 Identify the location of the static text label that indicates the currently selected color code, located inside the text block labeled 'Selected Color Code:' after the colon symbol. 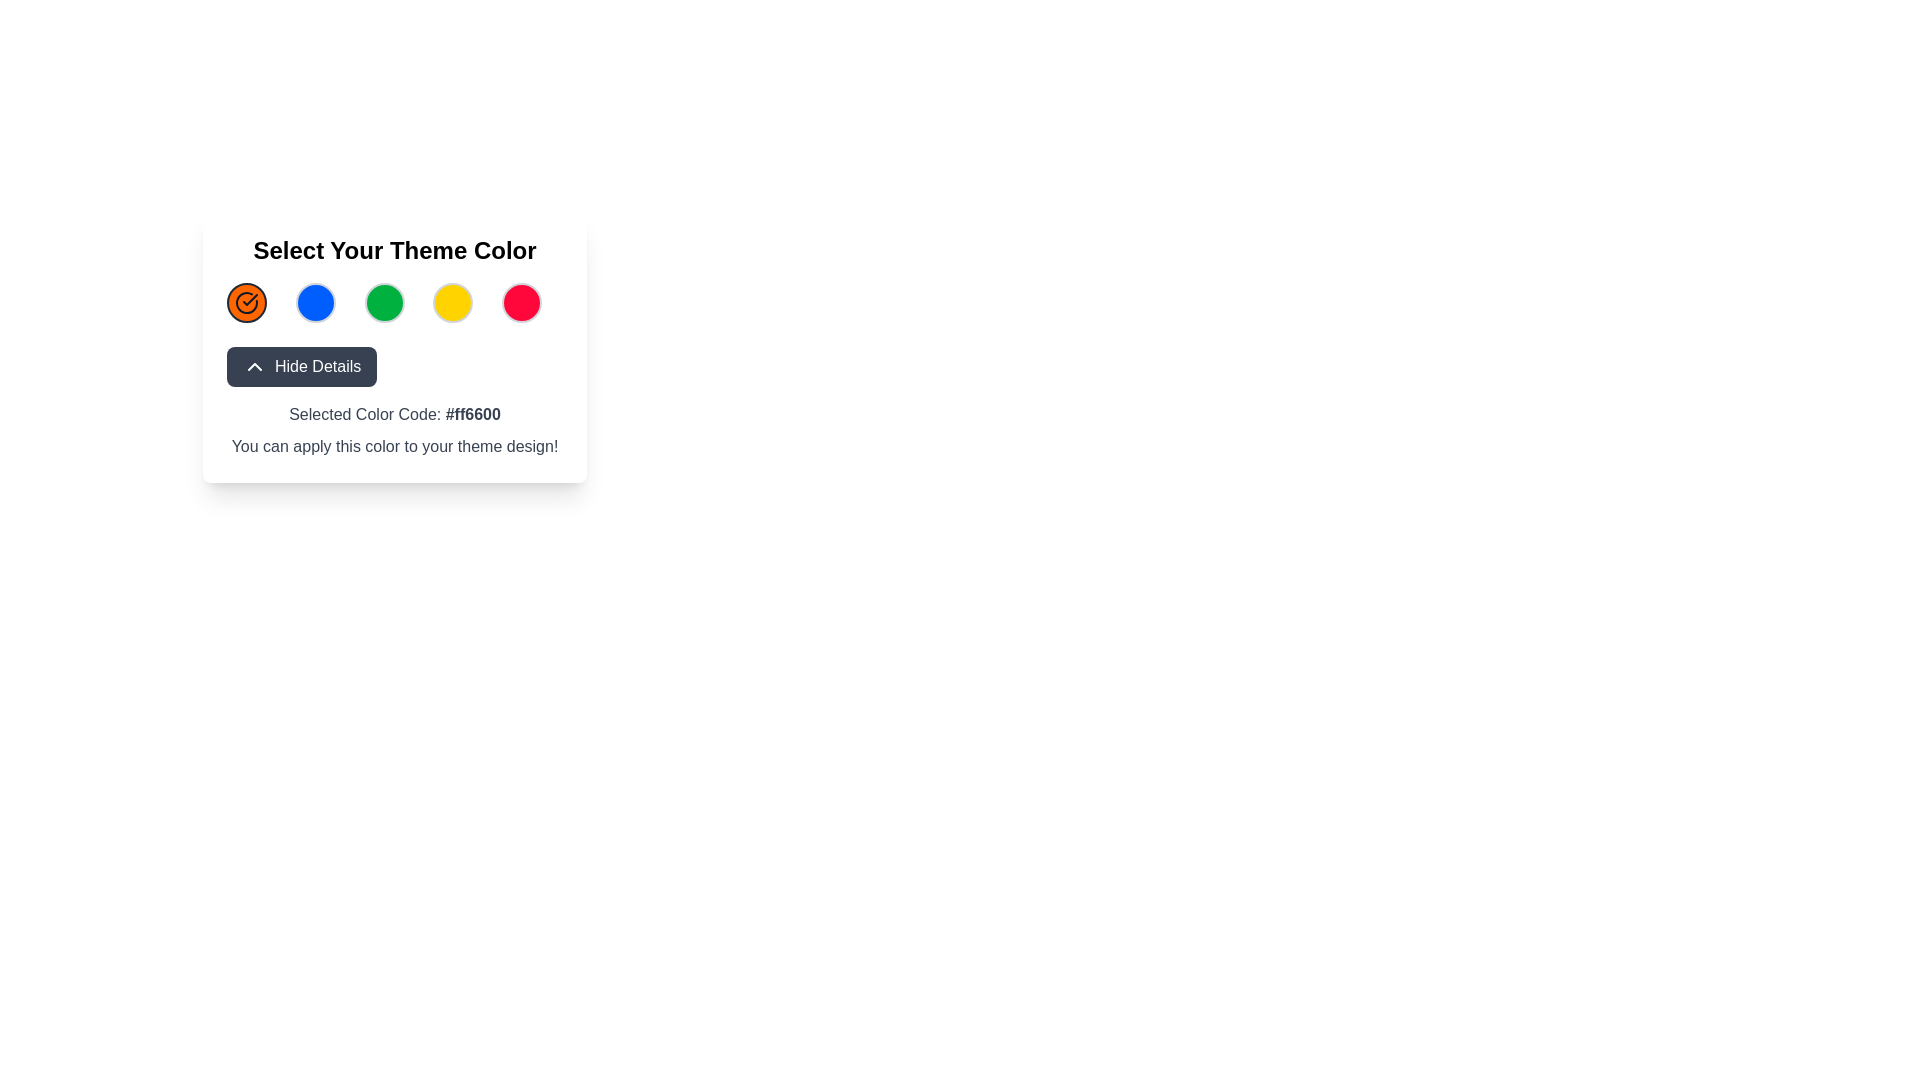
(472, 413).